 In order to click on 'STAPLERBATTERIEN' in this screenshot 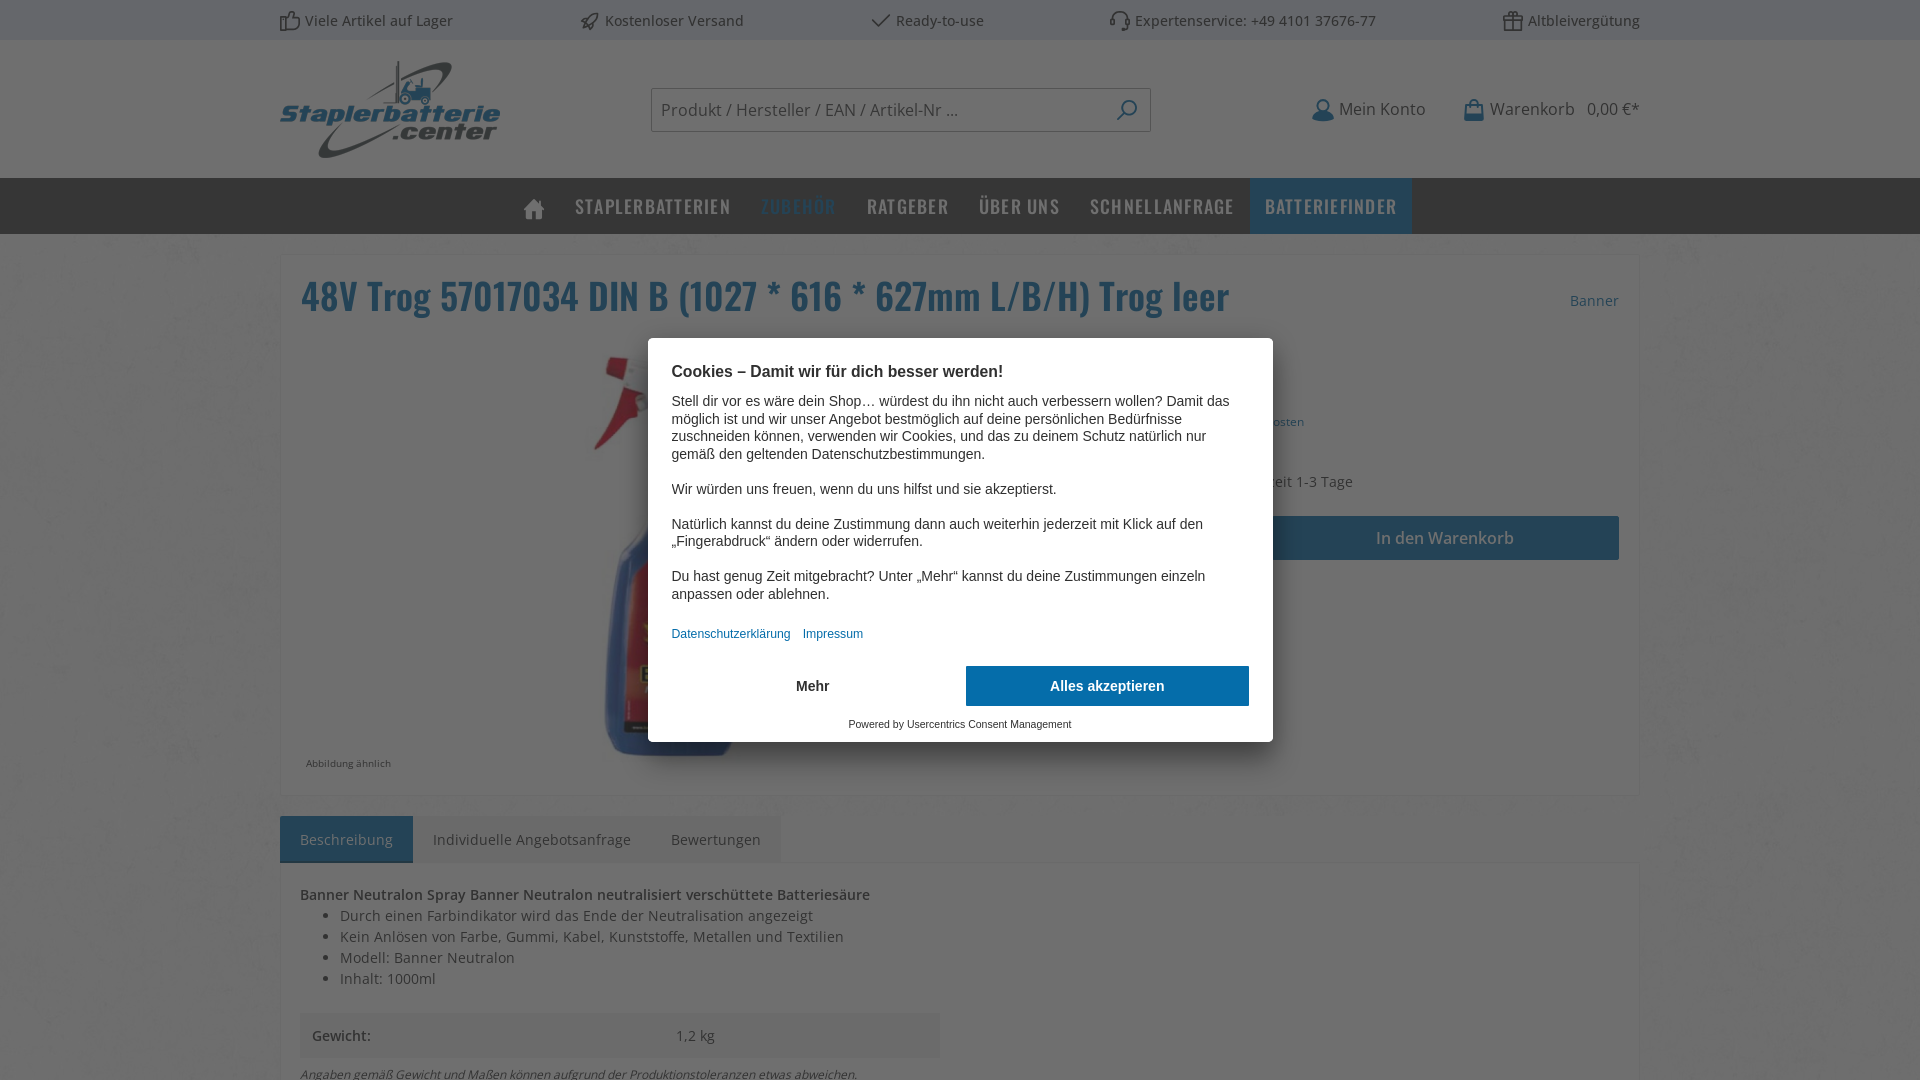, I will do `click(652, 205)`.